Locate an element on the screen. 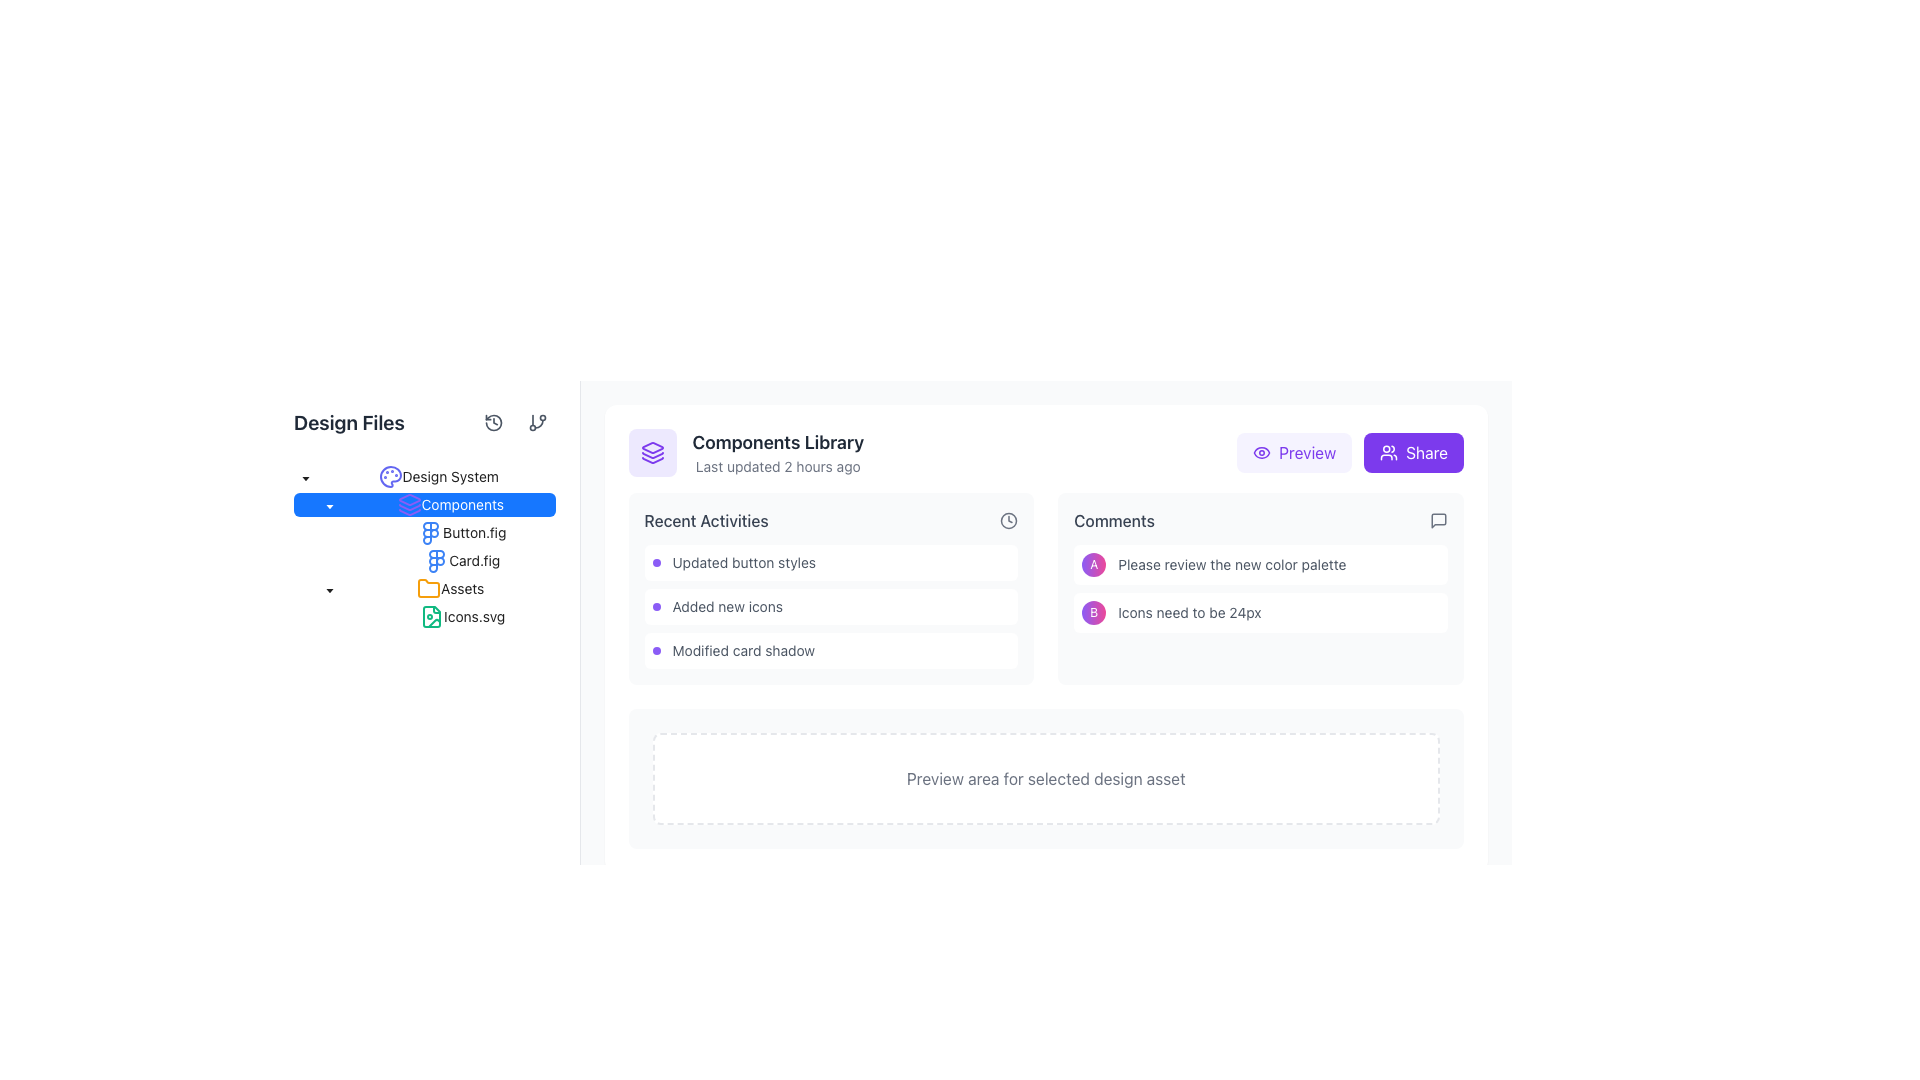 The image size is (1920, 1080). the minimalist message icon located in the top-right corner of the 'Comments' section is located at coordinates (1438, 519).